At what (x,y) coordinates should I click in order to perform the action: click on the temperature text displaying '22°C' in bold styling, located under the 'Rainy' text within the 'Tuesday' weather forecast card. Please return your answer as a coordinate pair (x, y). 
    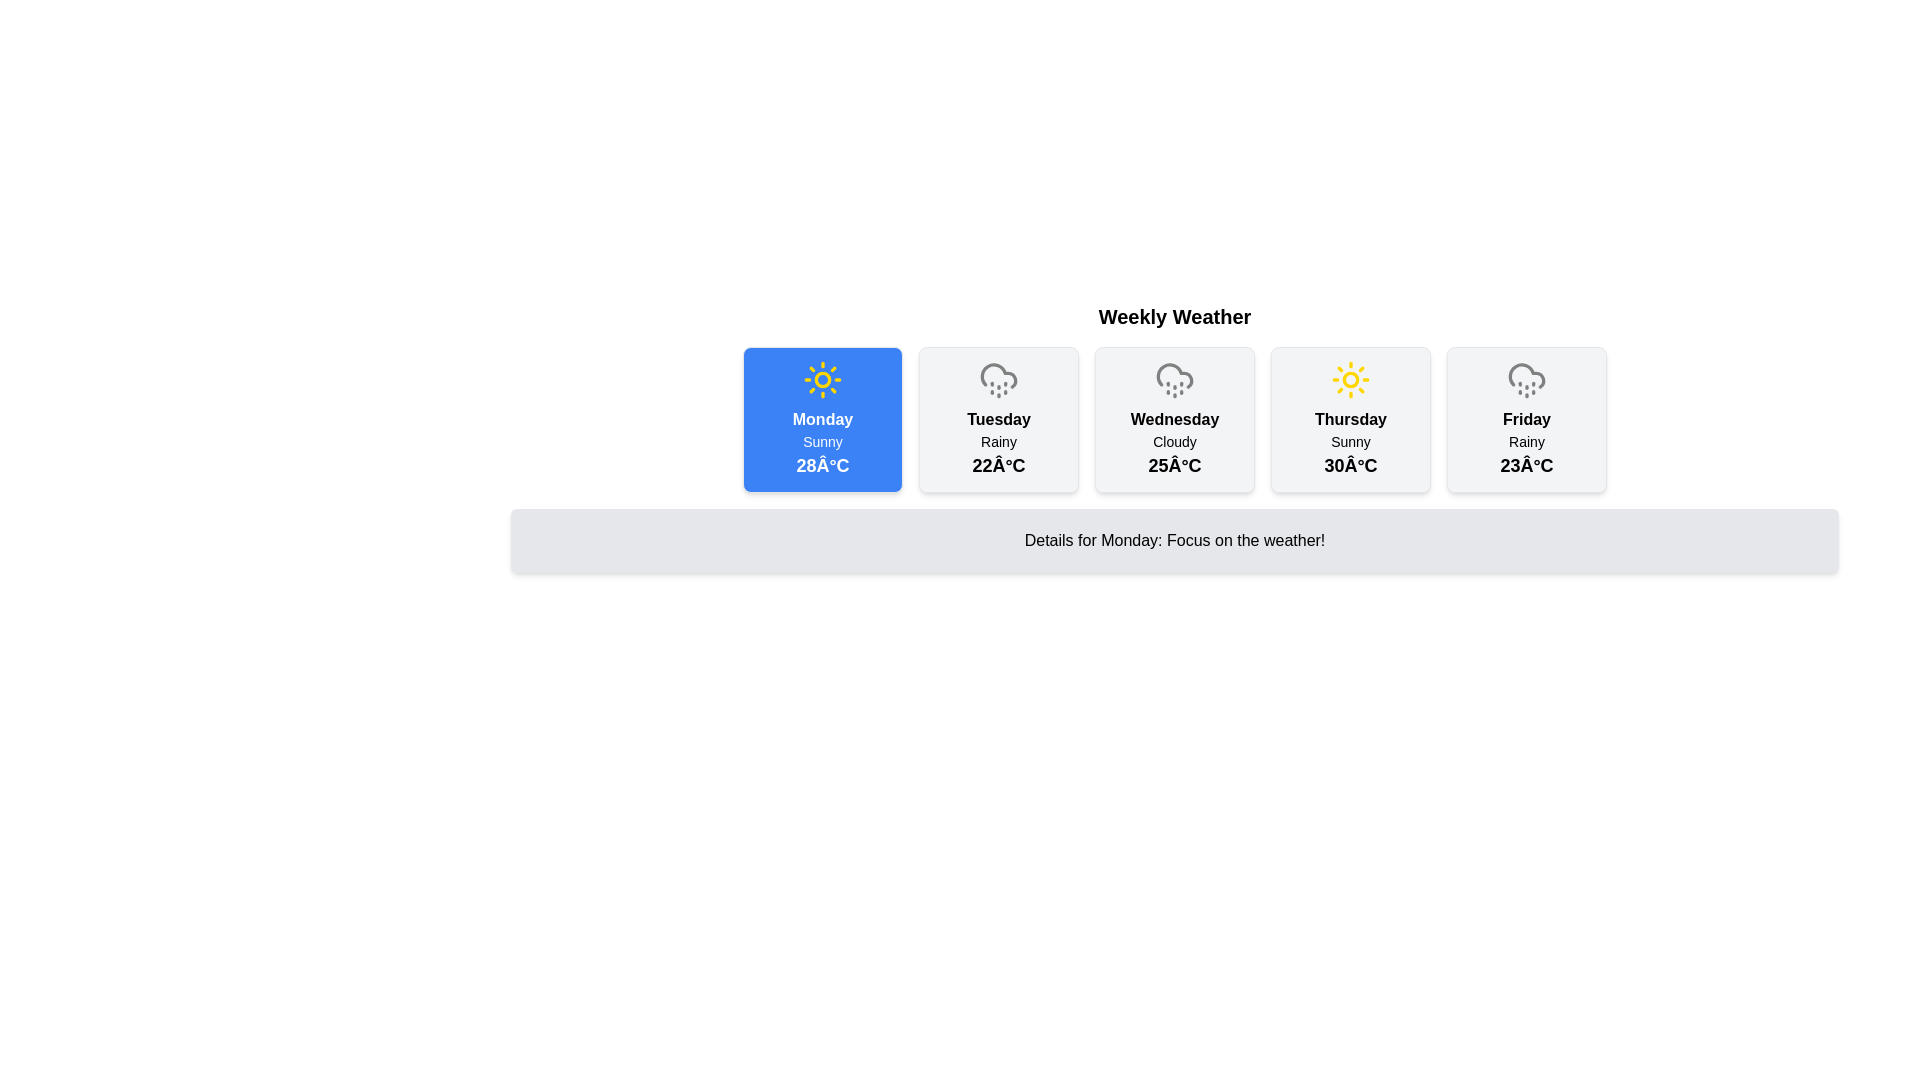
    Looking at the image, I should click on (998, 466).